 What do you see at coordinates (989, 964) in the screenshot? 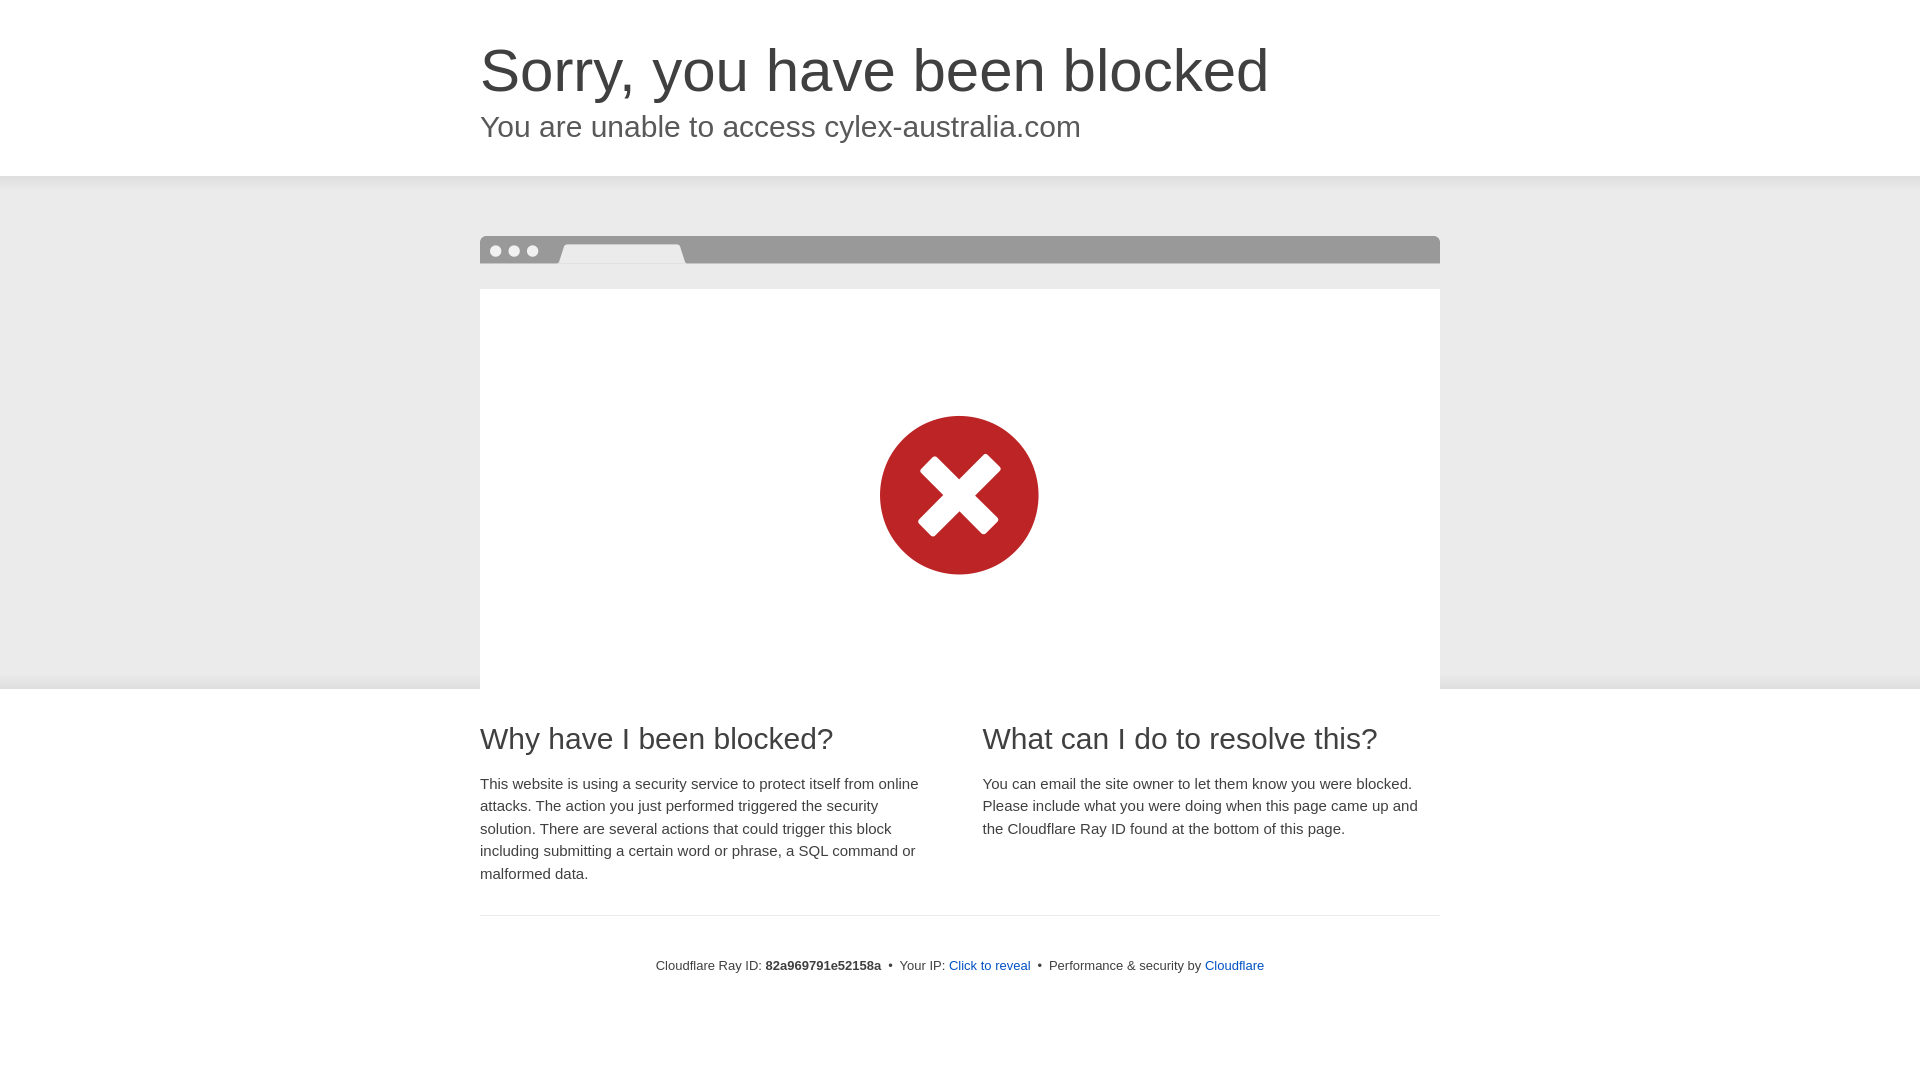
I see `'Click to reveal'` at bounding box center [989, 964].